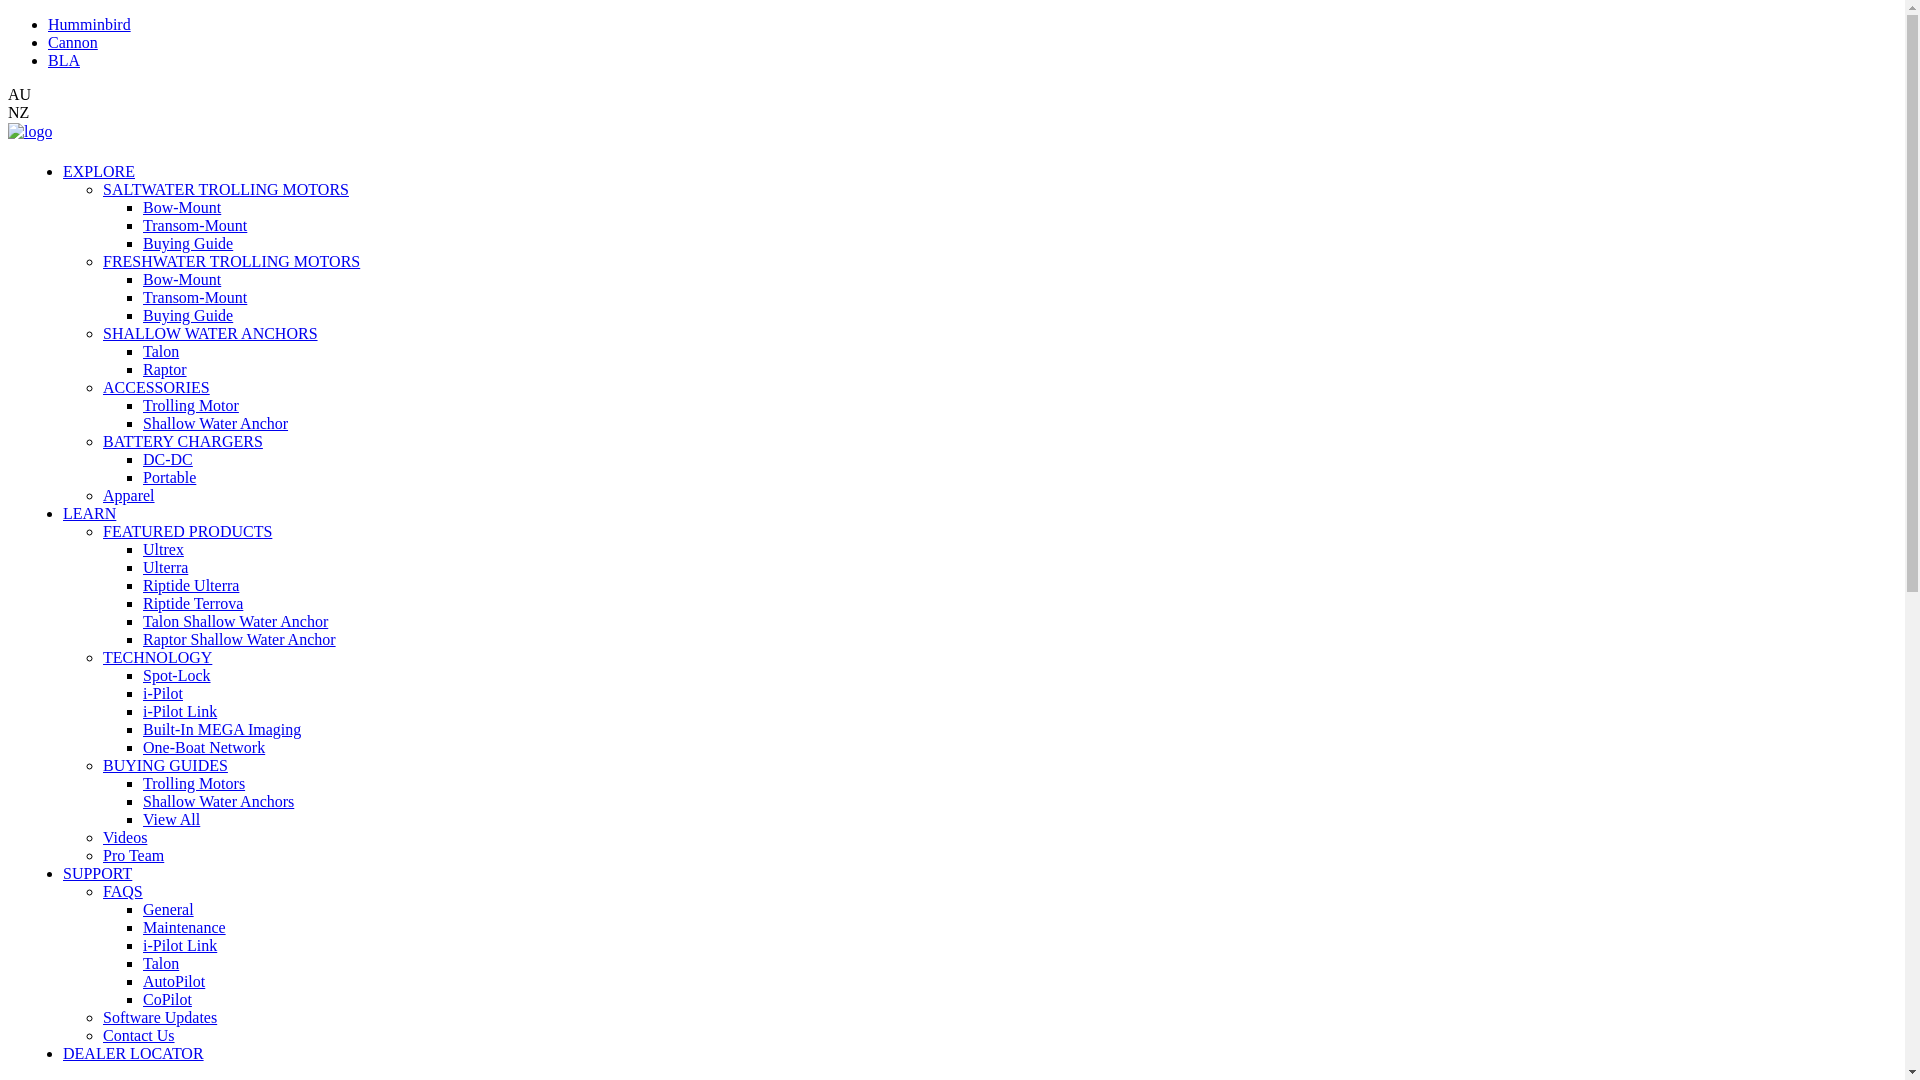 This screenshot has height=1080, width=1920. I want to click on 'Maintenance', so click(142, 927).